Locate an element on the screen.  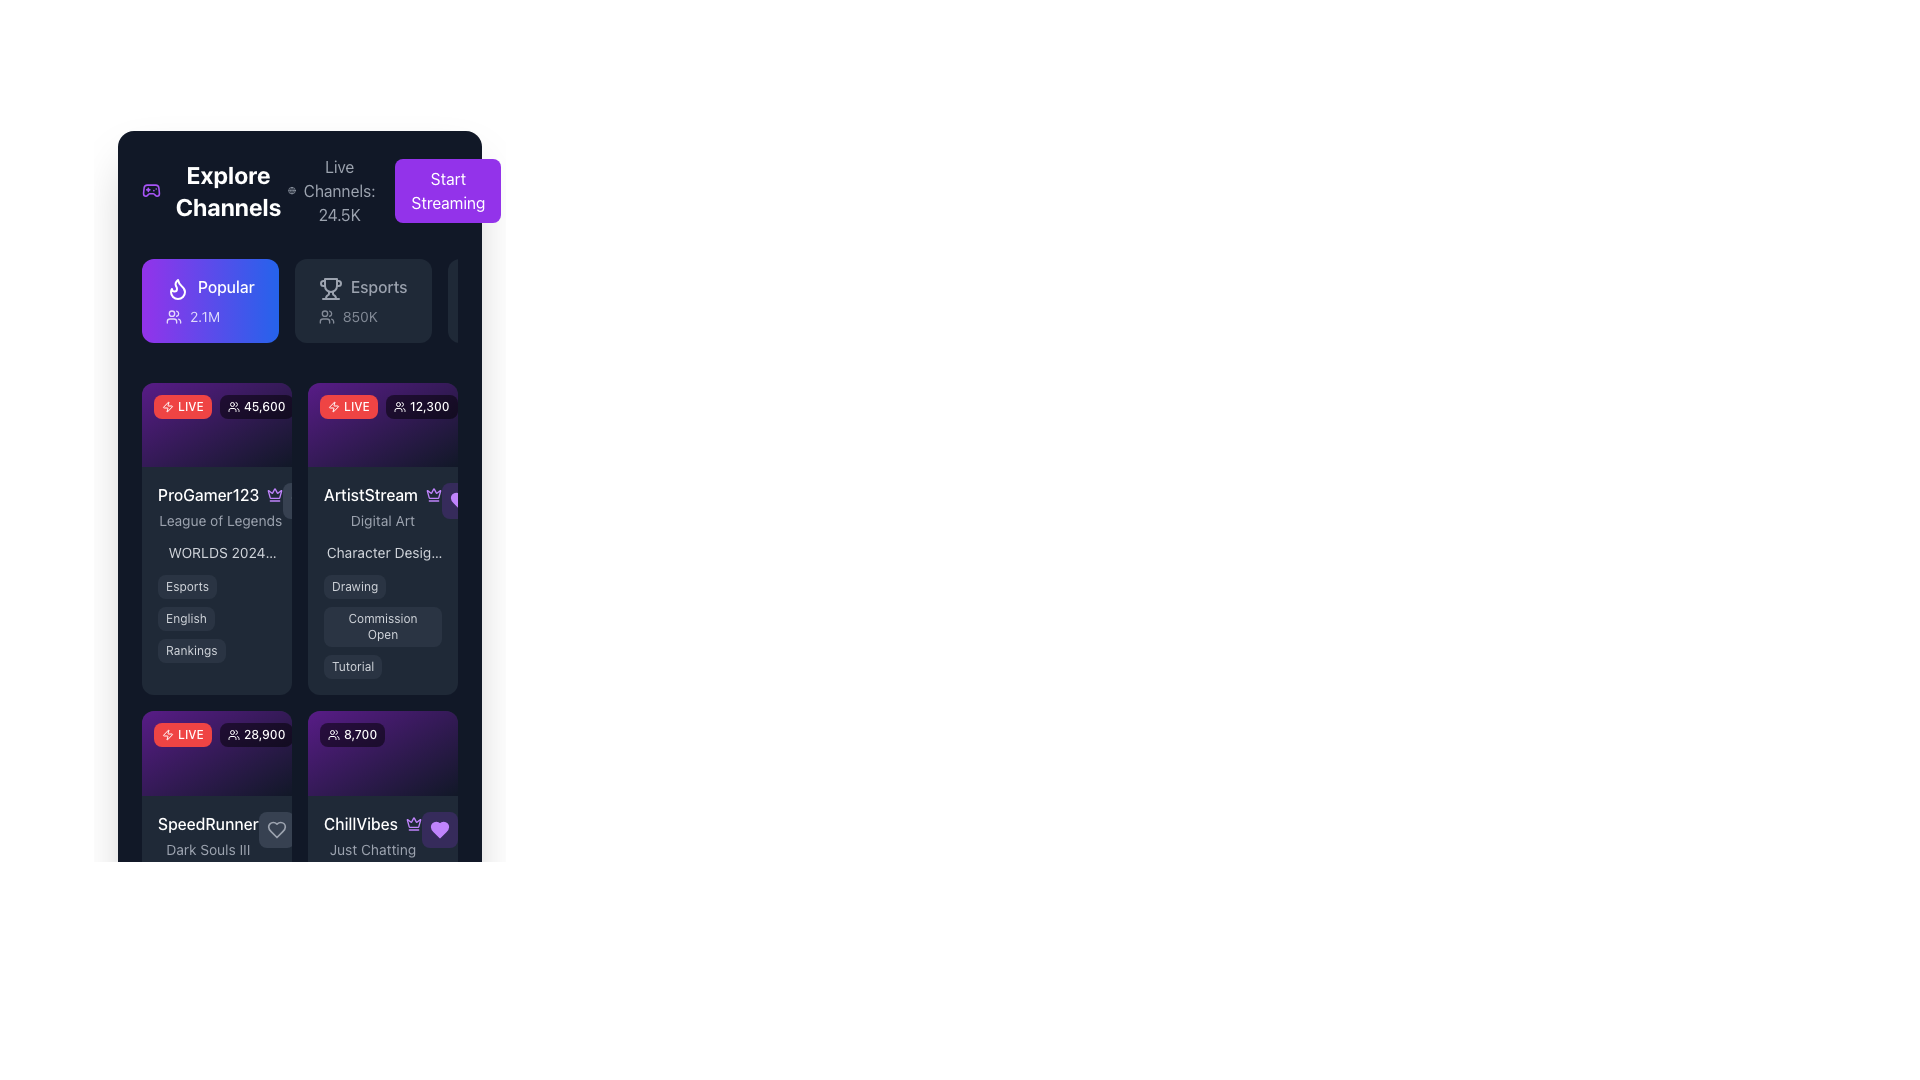
the live status Badge indicating the status of the 'SpeedRunner' stream located in the bottom-left section of the grid layout is located at coordinates (182, 735).